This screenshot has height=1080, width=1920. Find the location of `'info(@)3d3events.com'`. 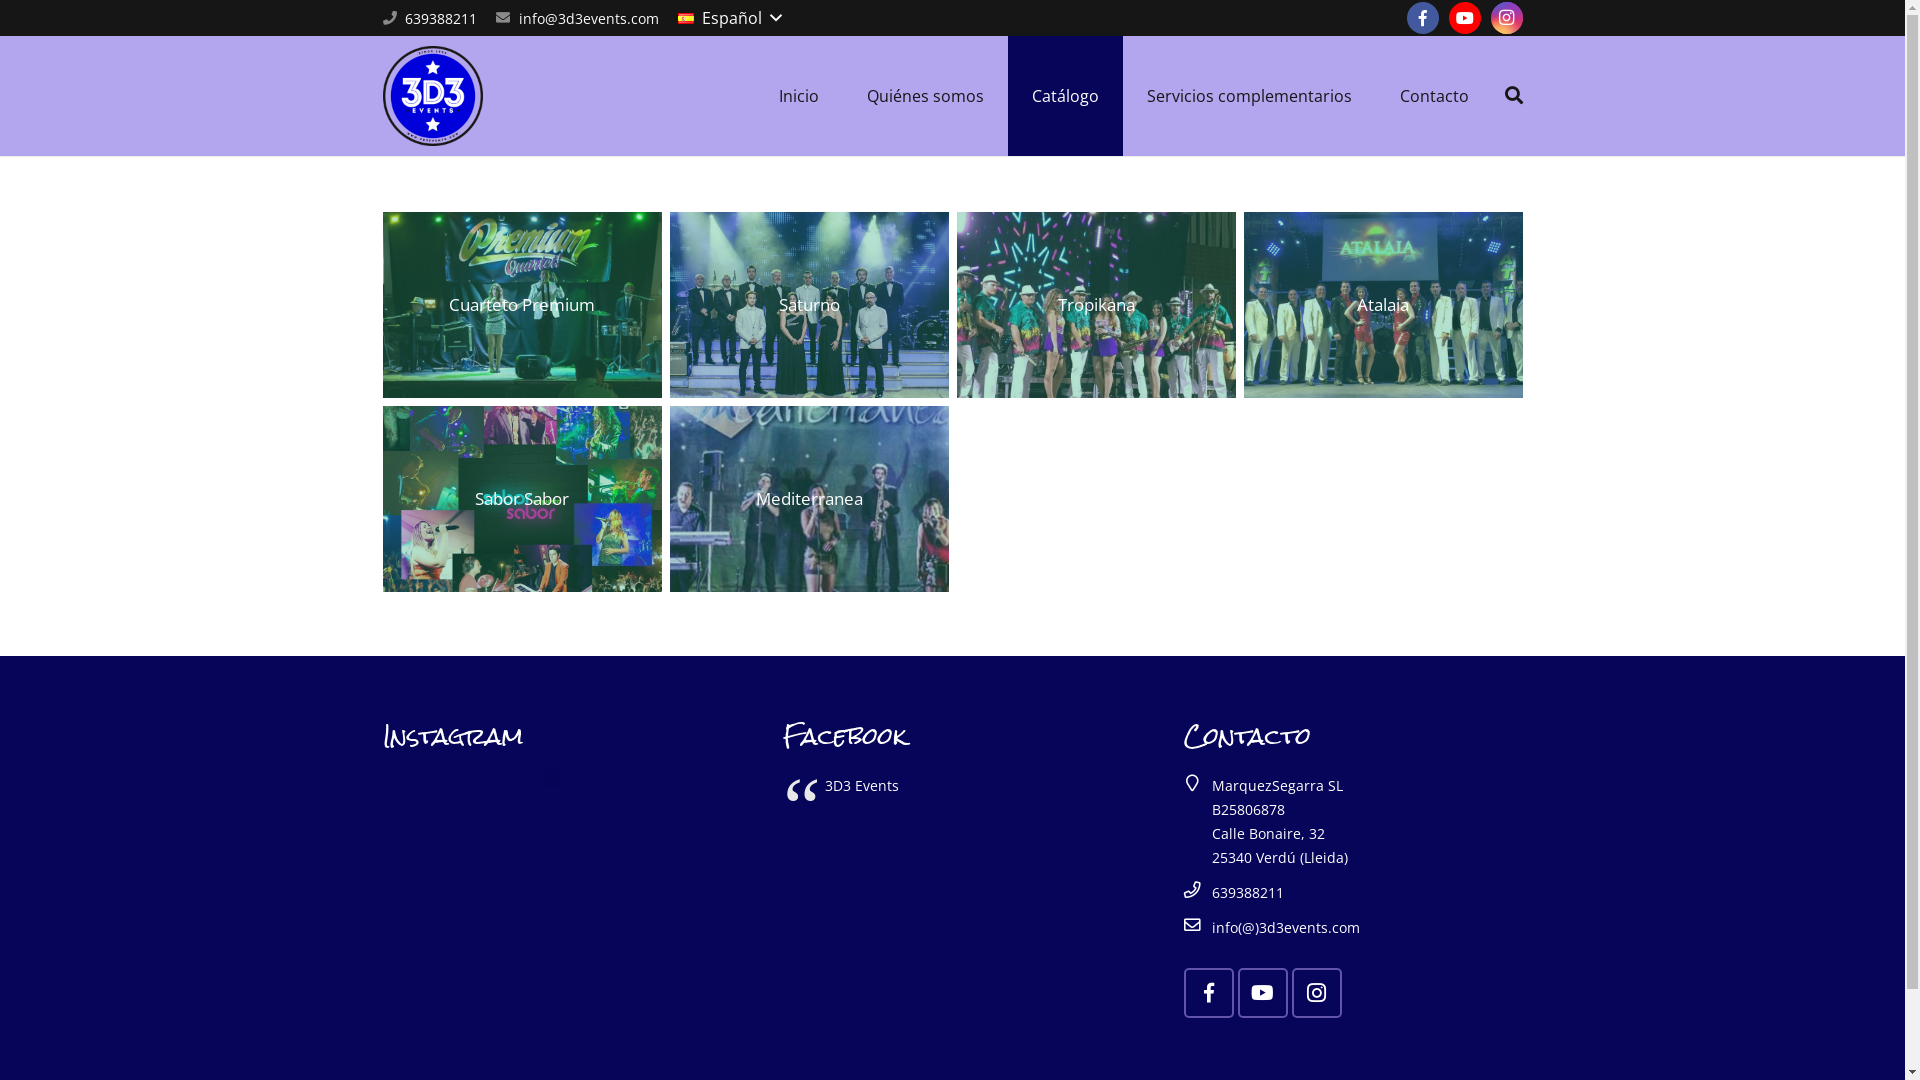

'info(@)3d3events.com' is located at coordinates (1286, 927).